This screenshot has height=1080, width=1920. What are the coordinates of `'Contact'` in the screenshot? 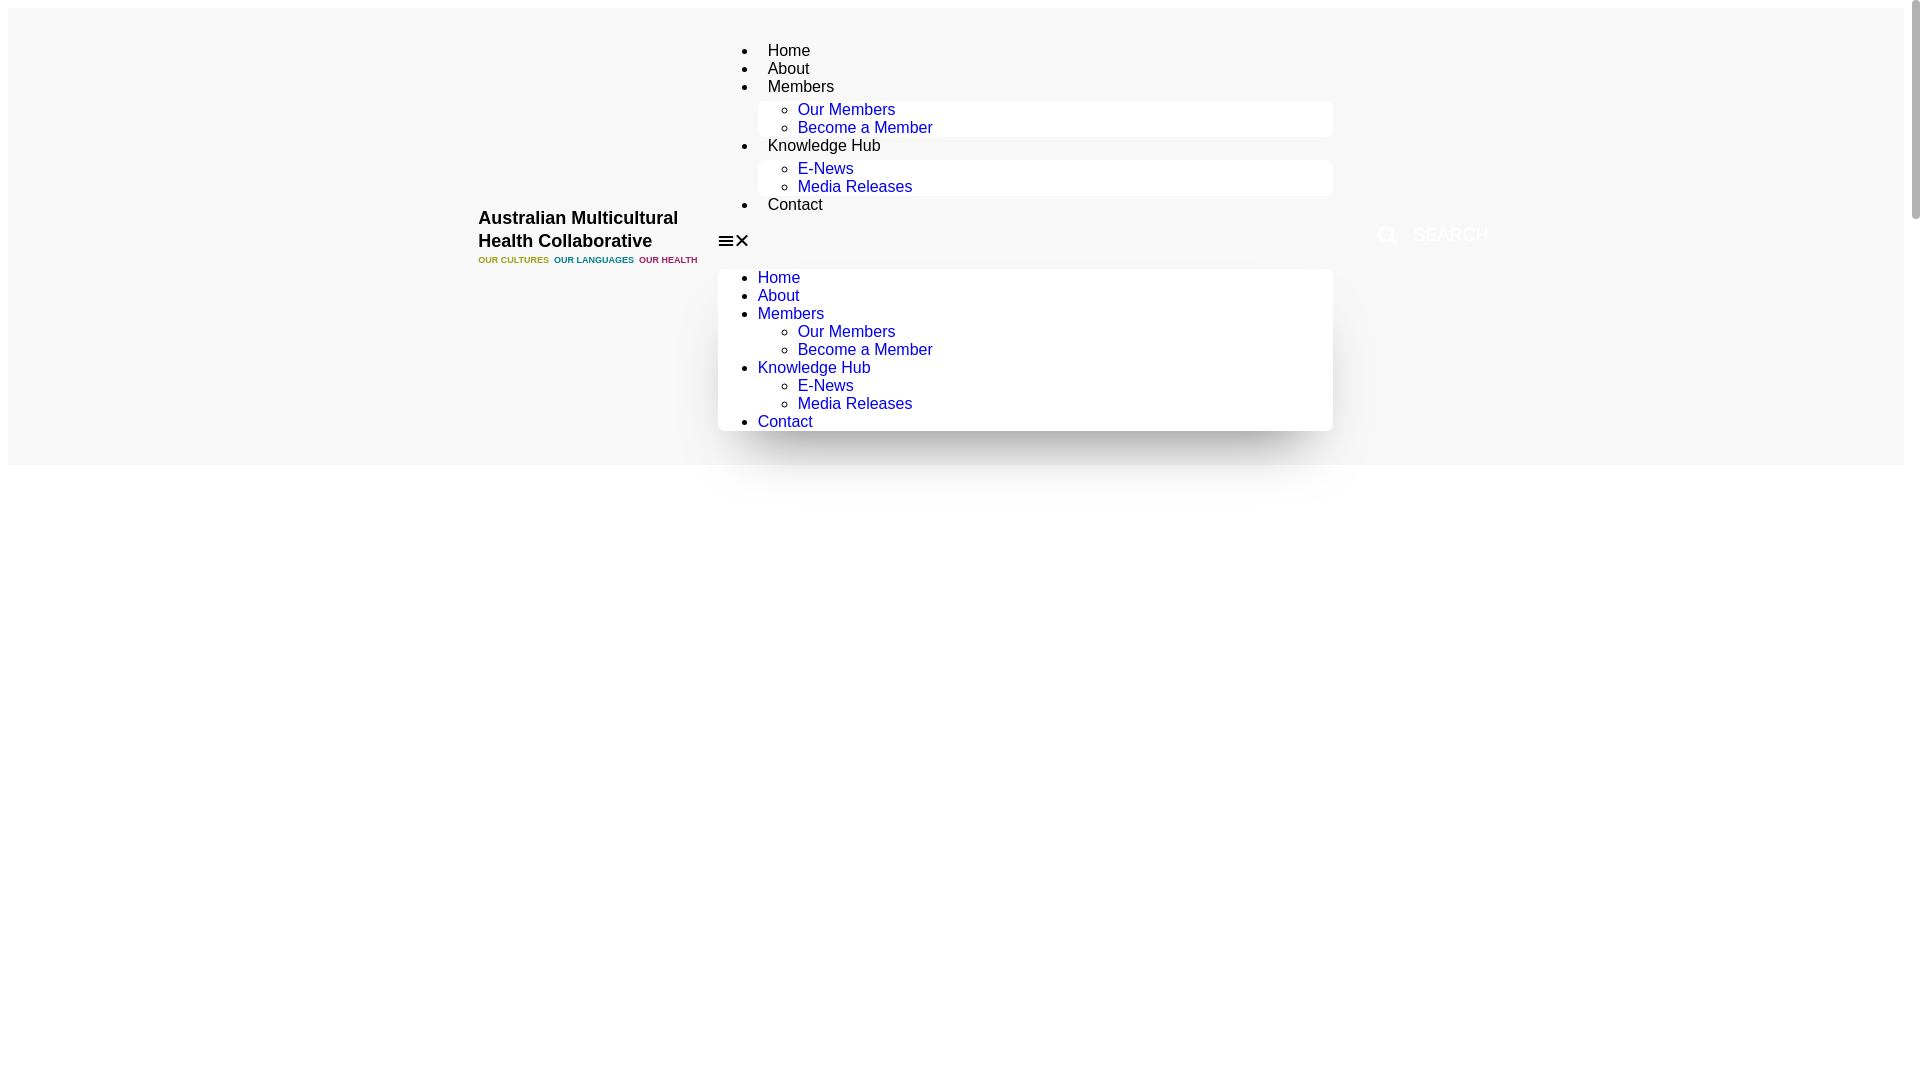 It's located at (784, 420).